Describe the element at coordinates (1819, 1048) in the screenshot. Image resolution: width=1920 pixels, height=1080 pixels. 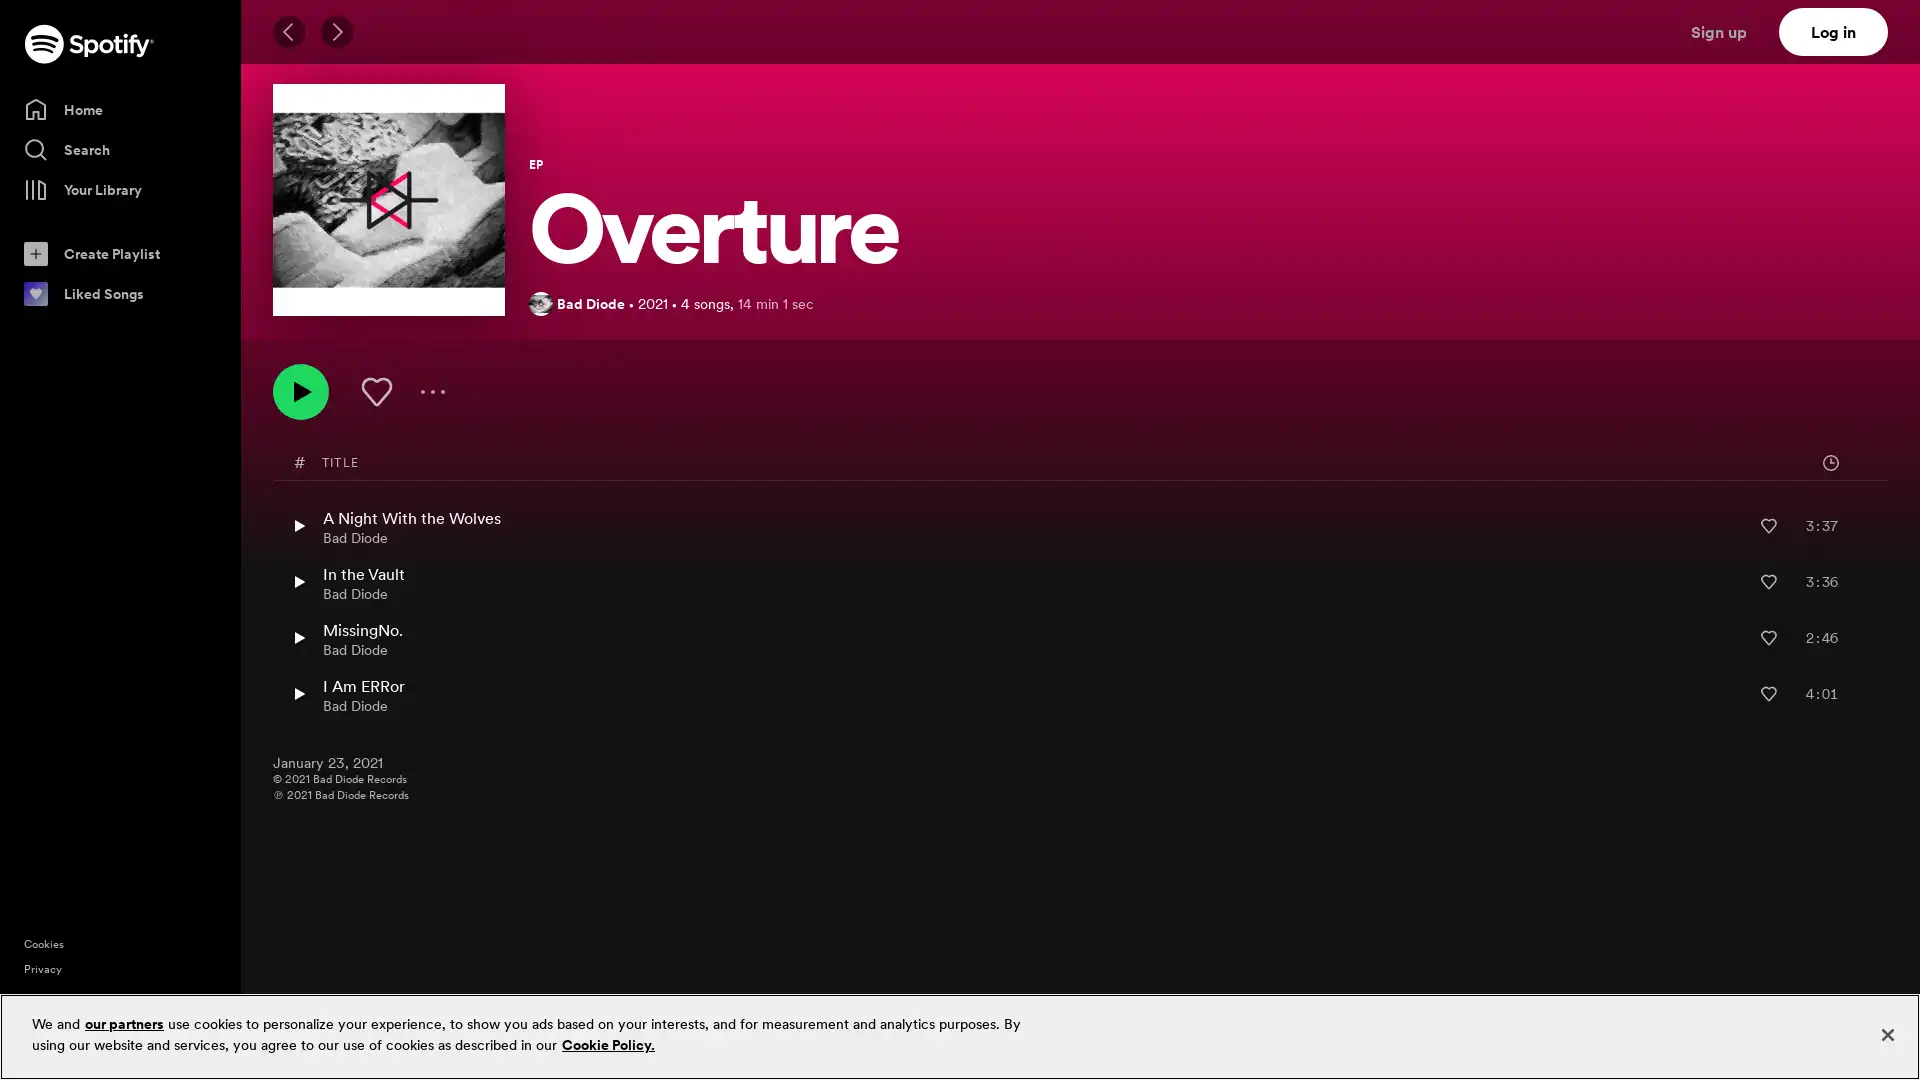
I see `Sign up free` at that location.